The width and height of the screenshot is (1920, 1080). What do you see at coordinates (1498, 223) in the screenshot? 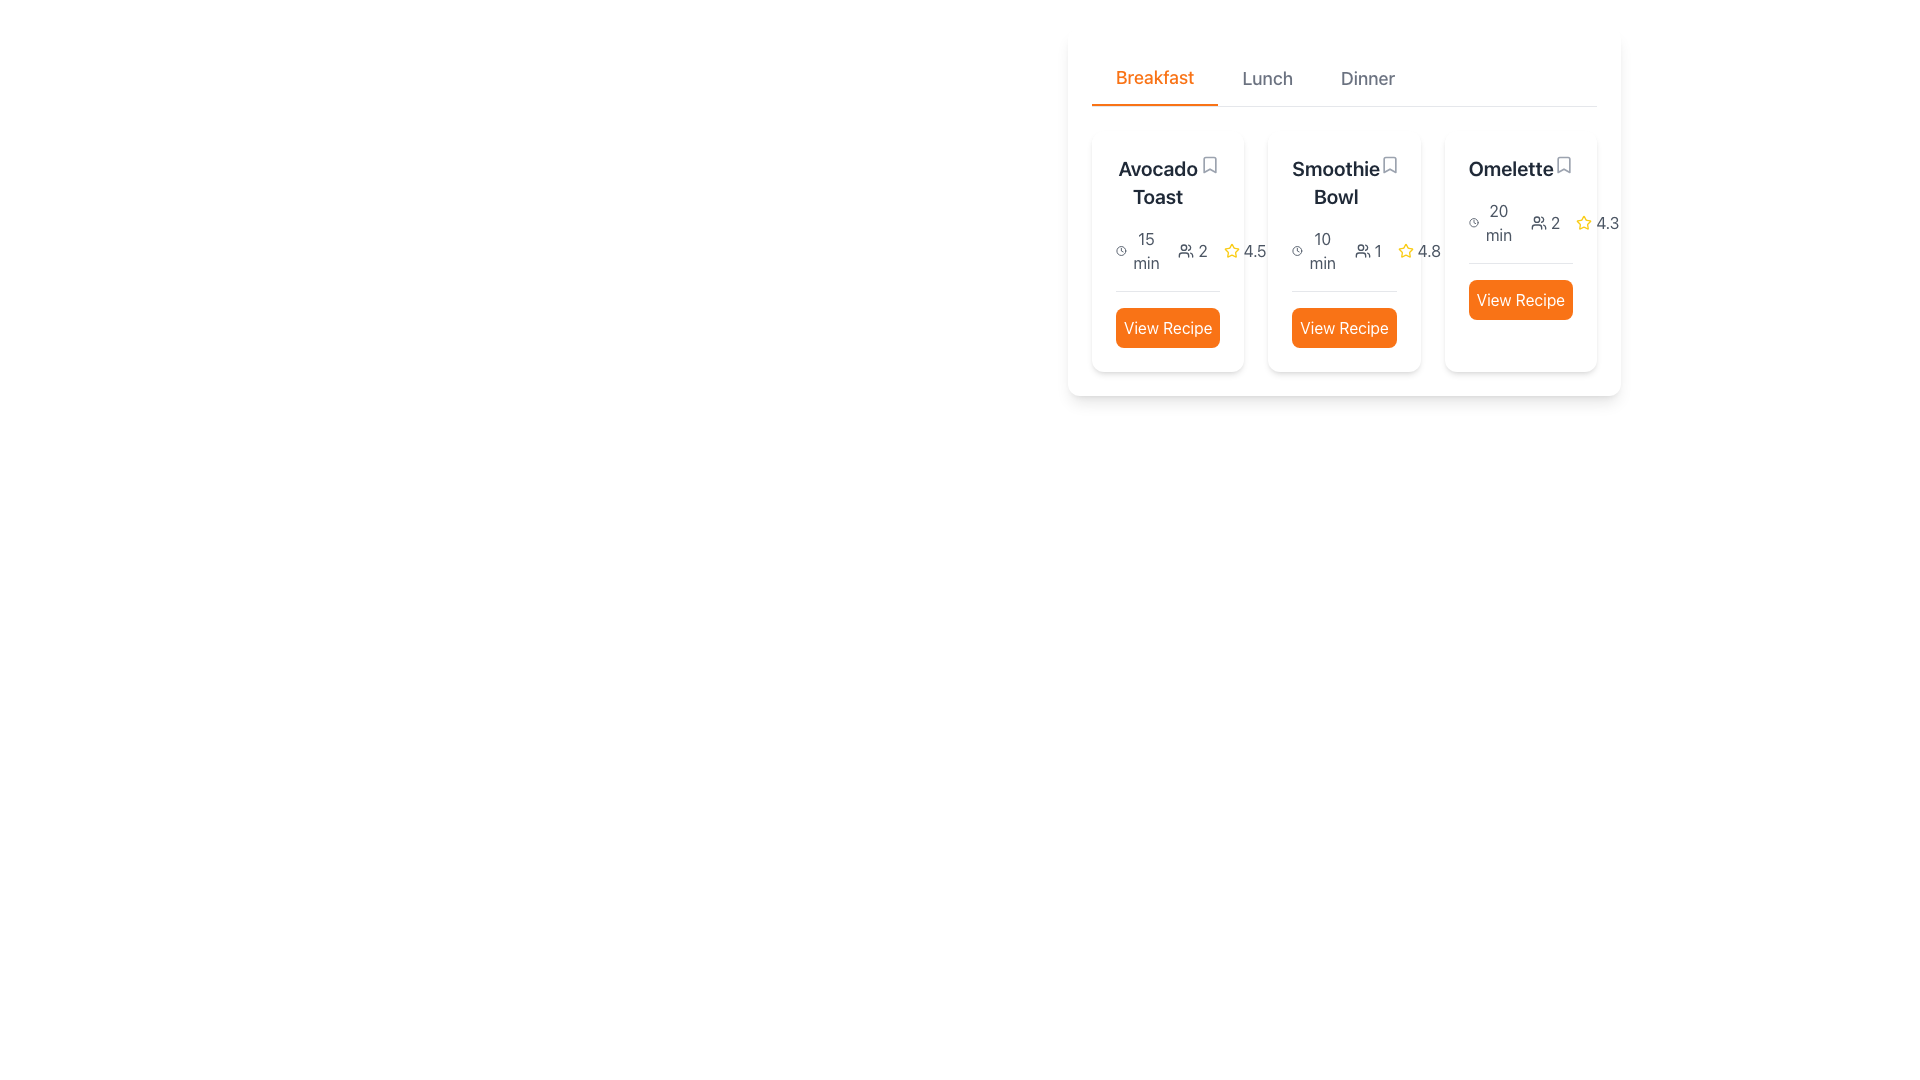
I see `the non-interactive text label displaying the preparation time for the 'Omelette' recipe, located centrally within the recipe card` at bounding box center [1498, 223].